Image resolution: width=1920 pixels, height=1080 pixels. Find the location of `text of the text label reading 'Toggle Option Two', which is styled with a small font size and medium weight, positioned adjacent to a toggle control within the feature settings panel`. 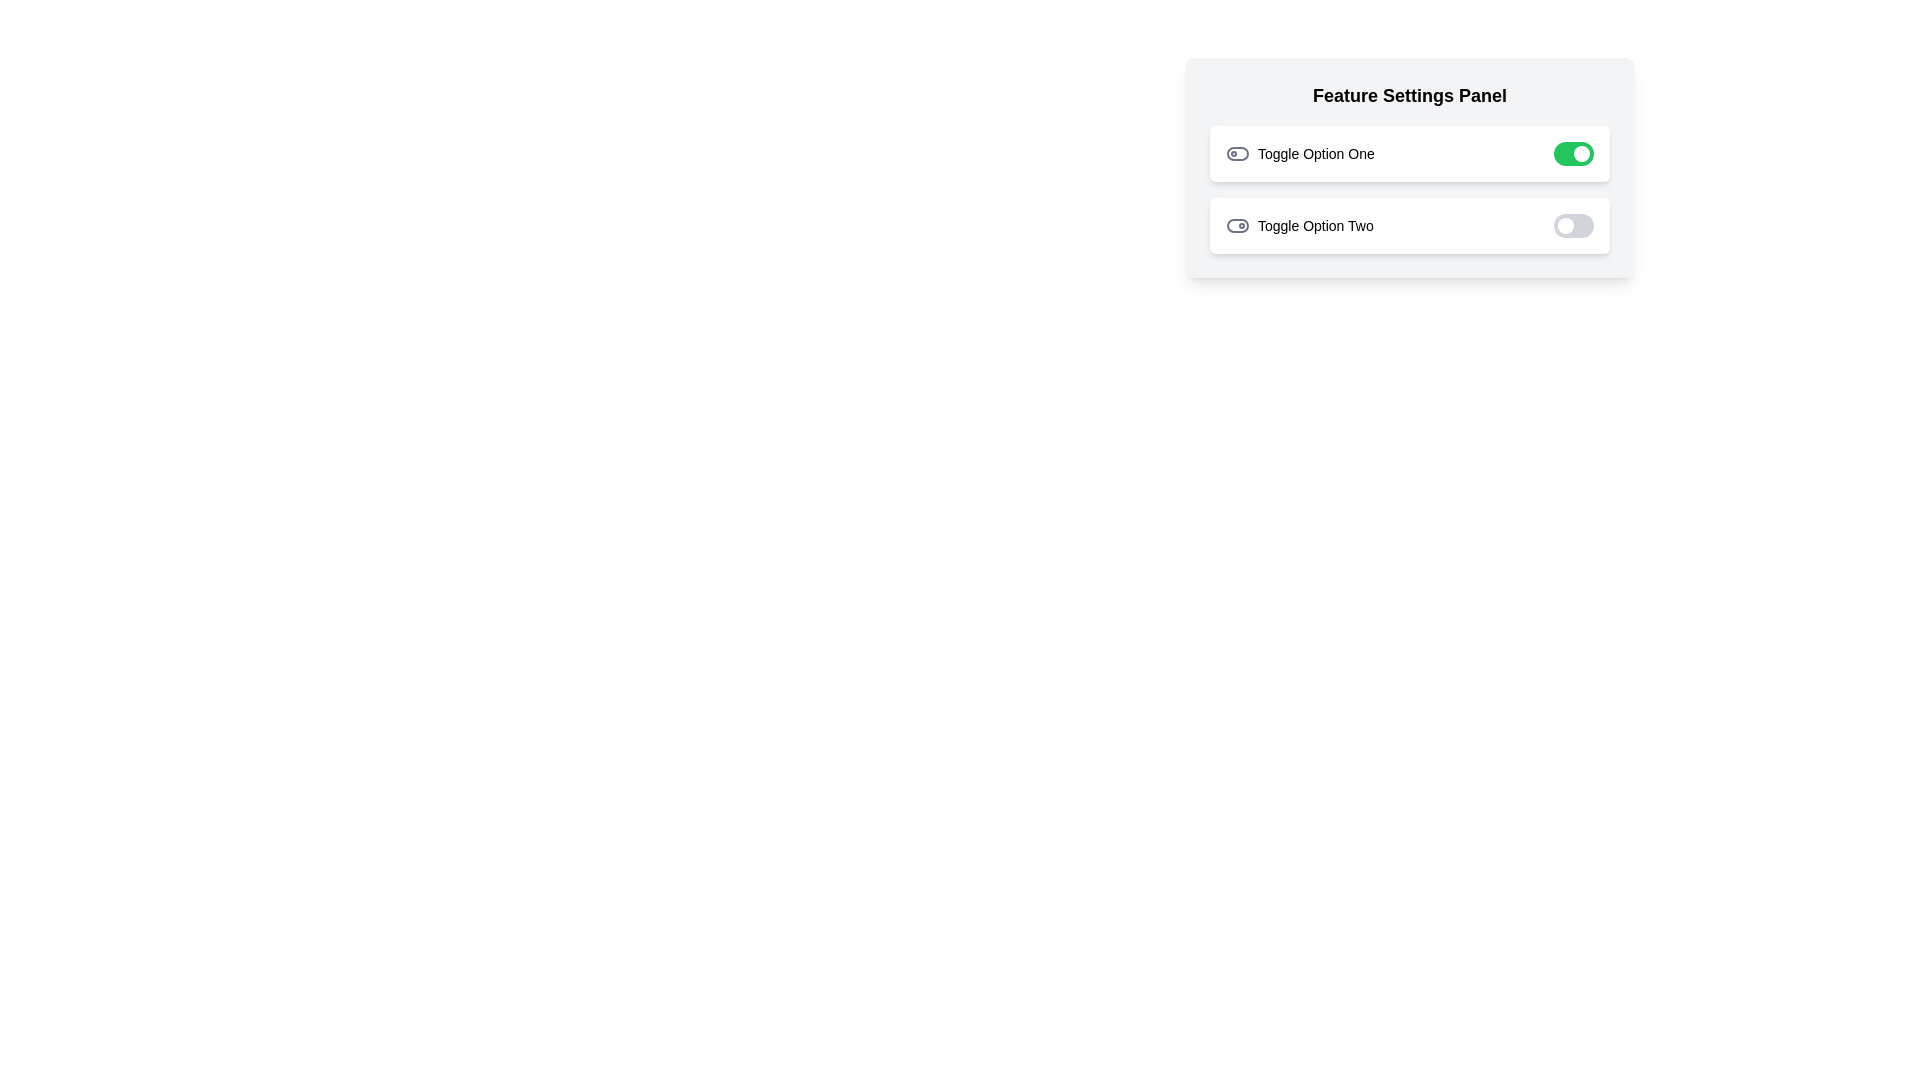

text of the text label reading 'Toggle Option Two', which is styled with a small font size and medium weight, positioned adjacent to a toggle control within the feature settings panel is located at coordinates (1315, 225).